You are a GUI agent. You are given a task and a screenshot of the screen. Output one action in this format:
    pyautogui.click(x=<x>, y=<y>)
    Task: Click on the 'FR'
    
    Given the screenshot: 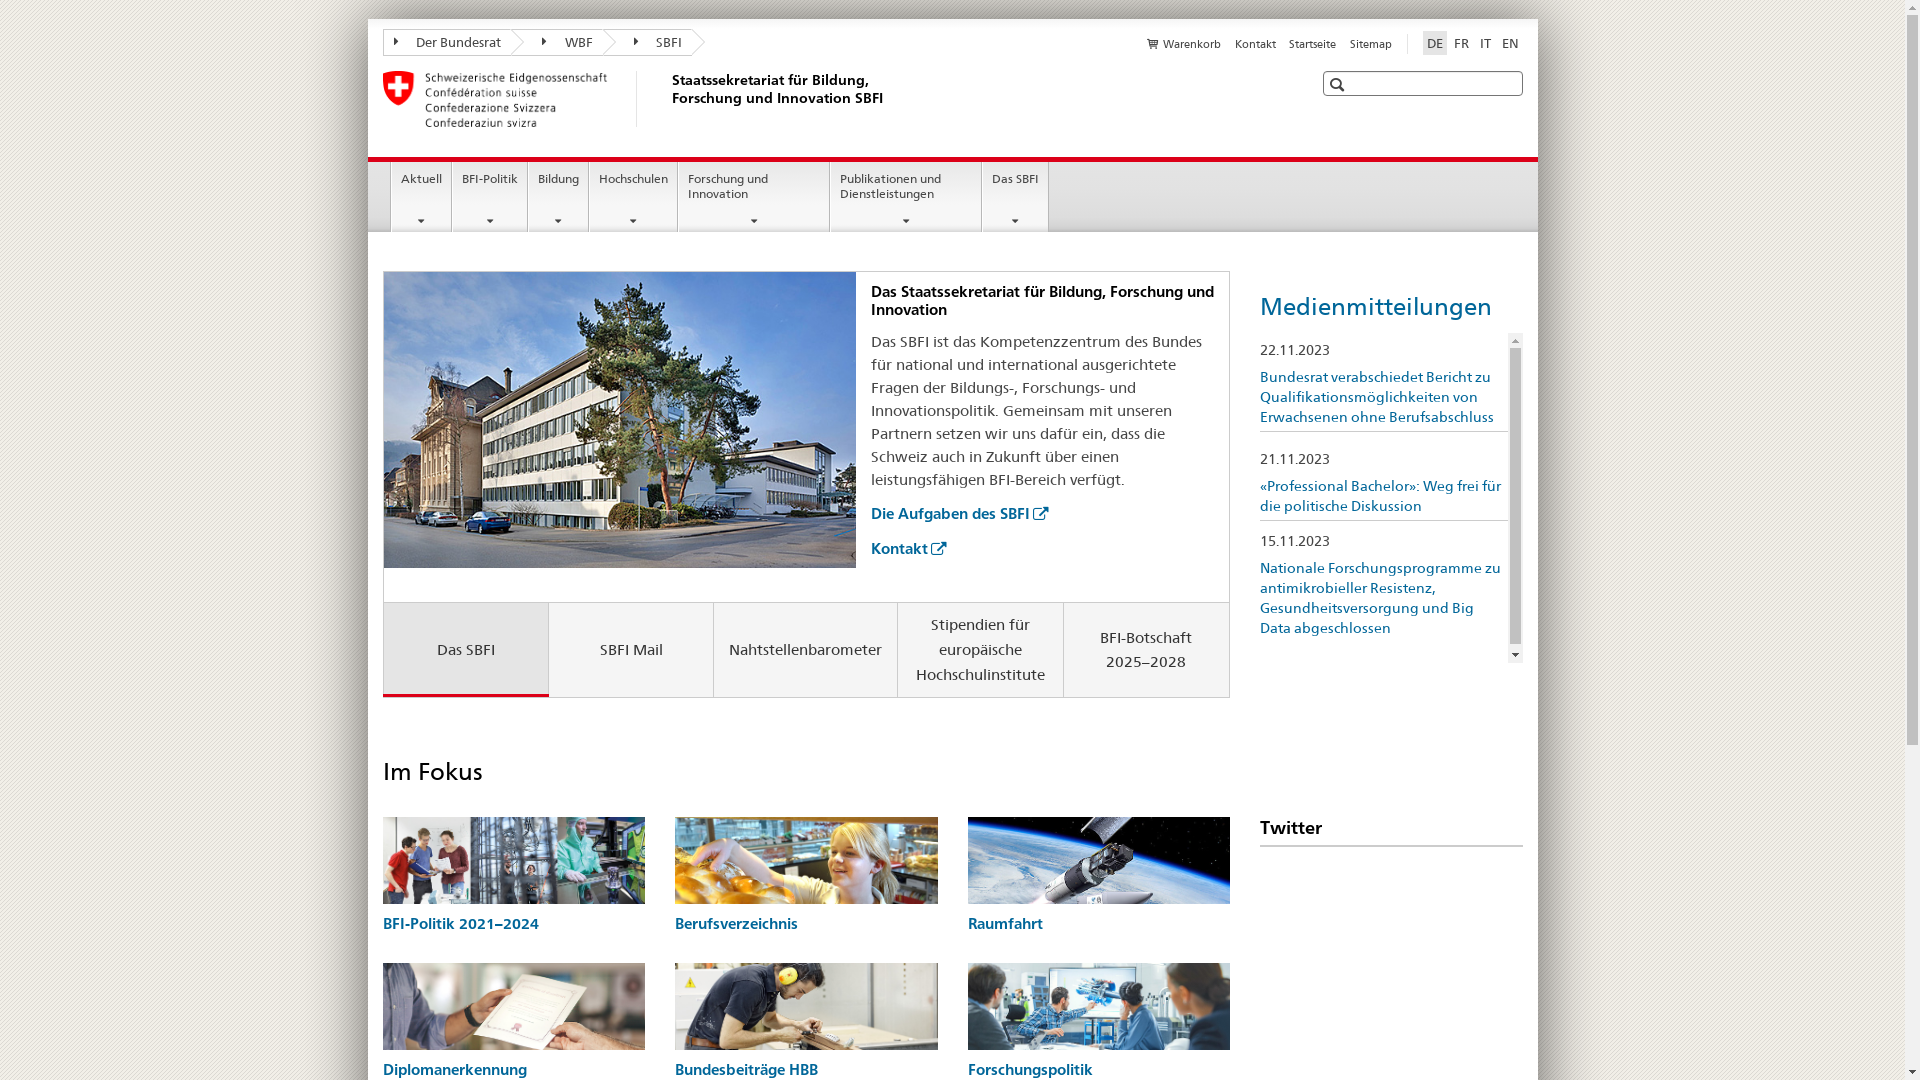 What is the action you would take?
    pyautogui.click(x=1461, y=42)
    